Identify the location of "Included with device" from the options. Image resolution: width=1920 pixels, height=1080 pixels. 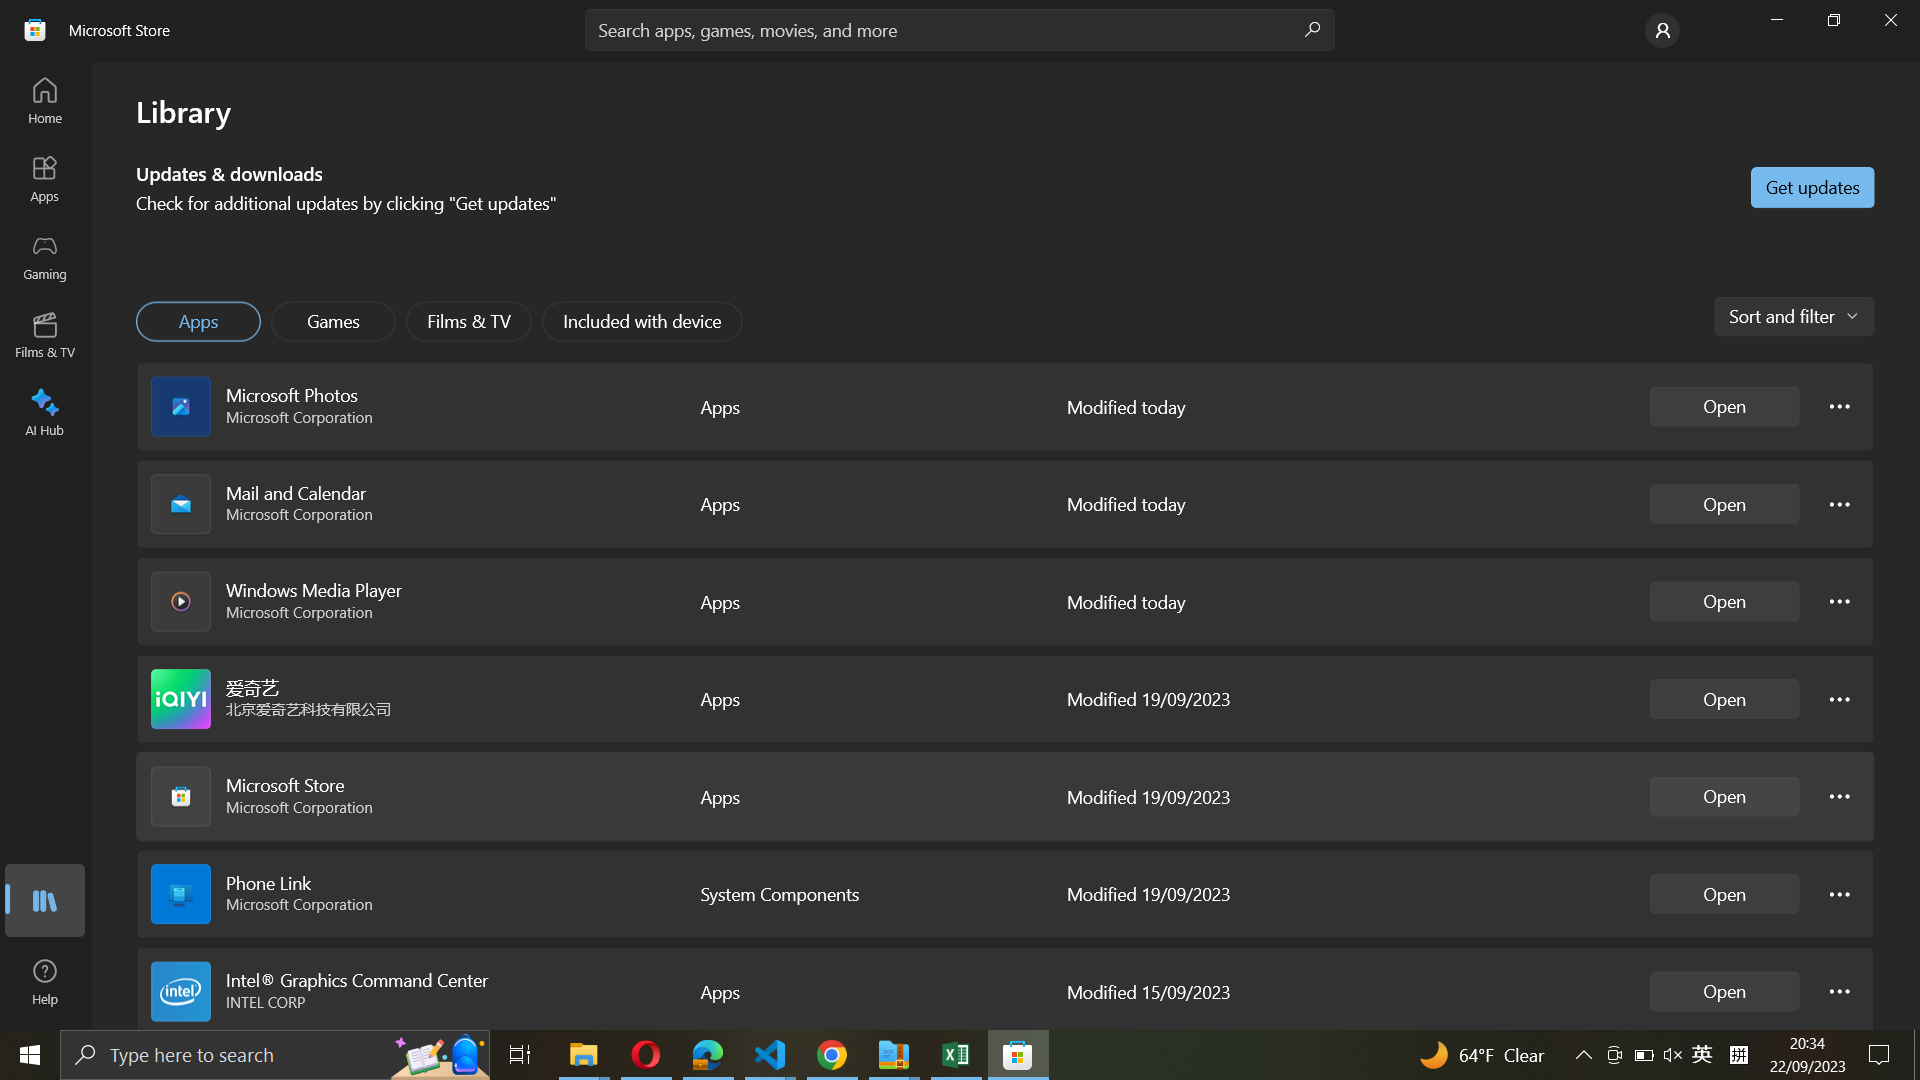
(644, 319).